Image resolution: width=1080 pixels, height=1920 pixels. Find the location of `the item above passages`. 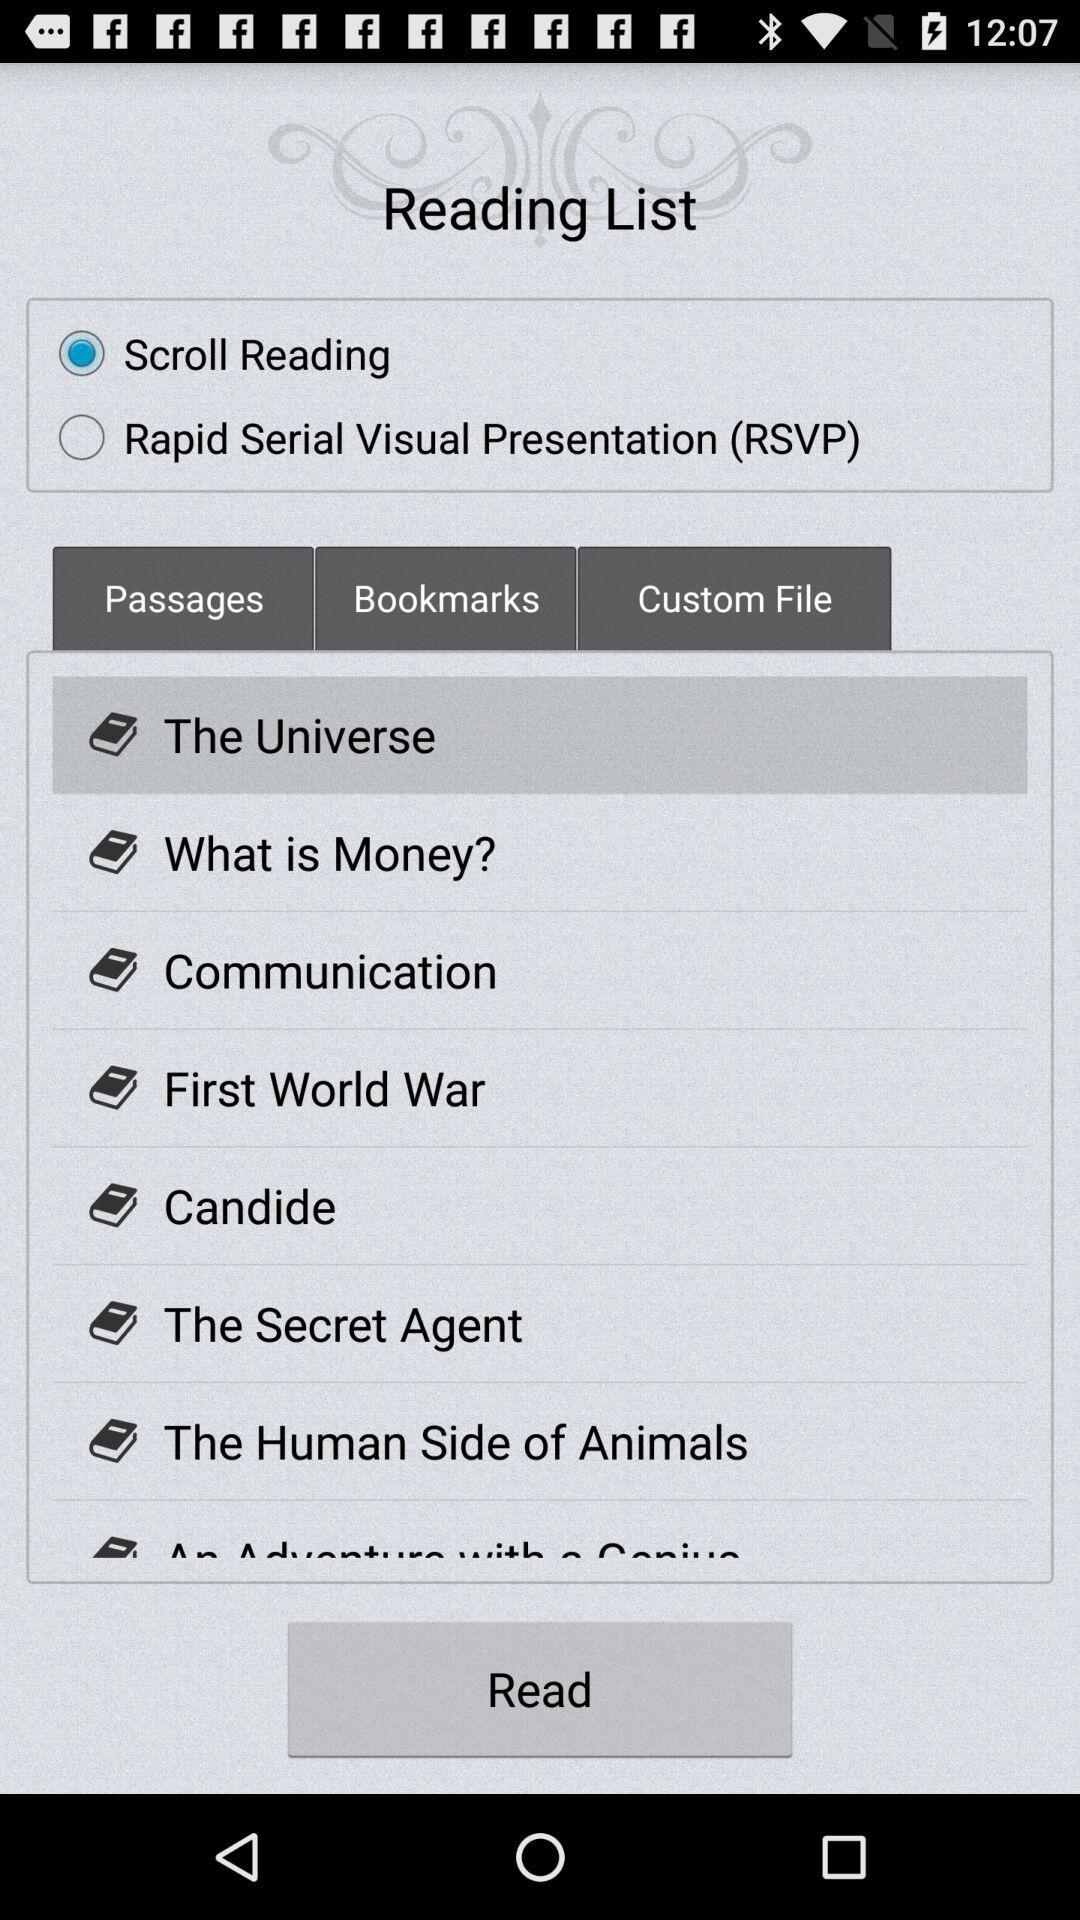

the item above passages is located at coordinates (450, 436).